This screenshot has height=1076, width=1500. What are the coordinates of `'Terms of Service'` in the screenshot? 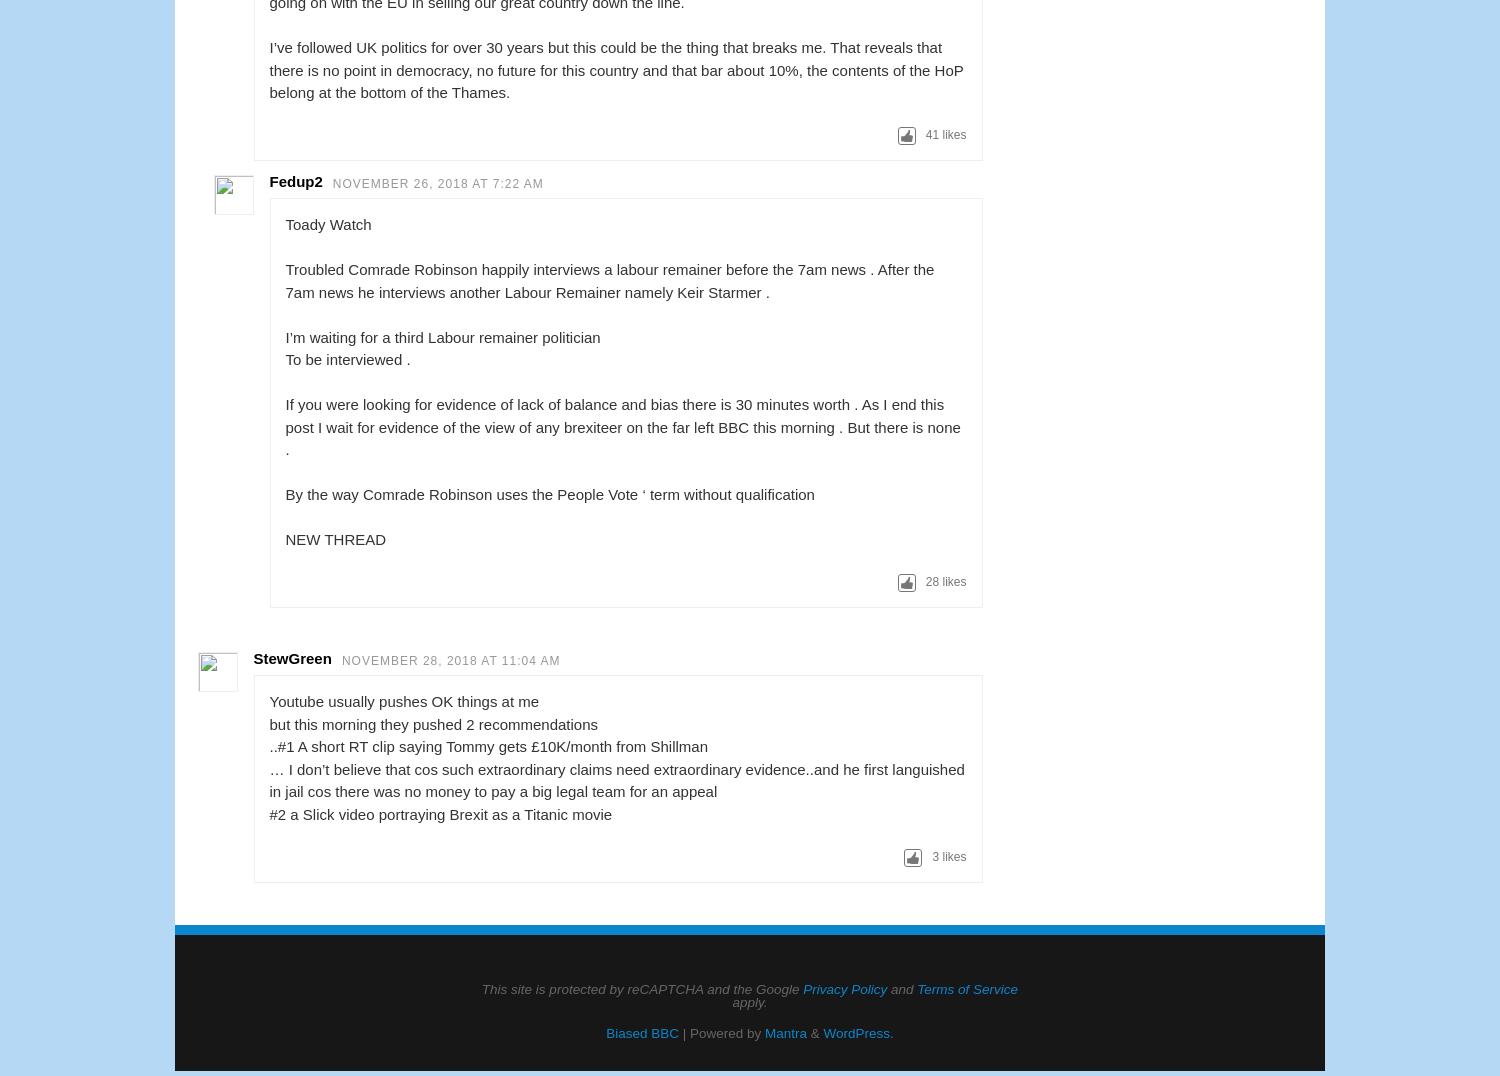 It's located at (916, 987).